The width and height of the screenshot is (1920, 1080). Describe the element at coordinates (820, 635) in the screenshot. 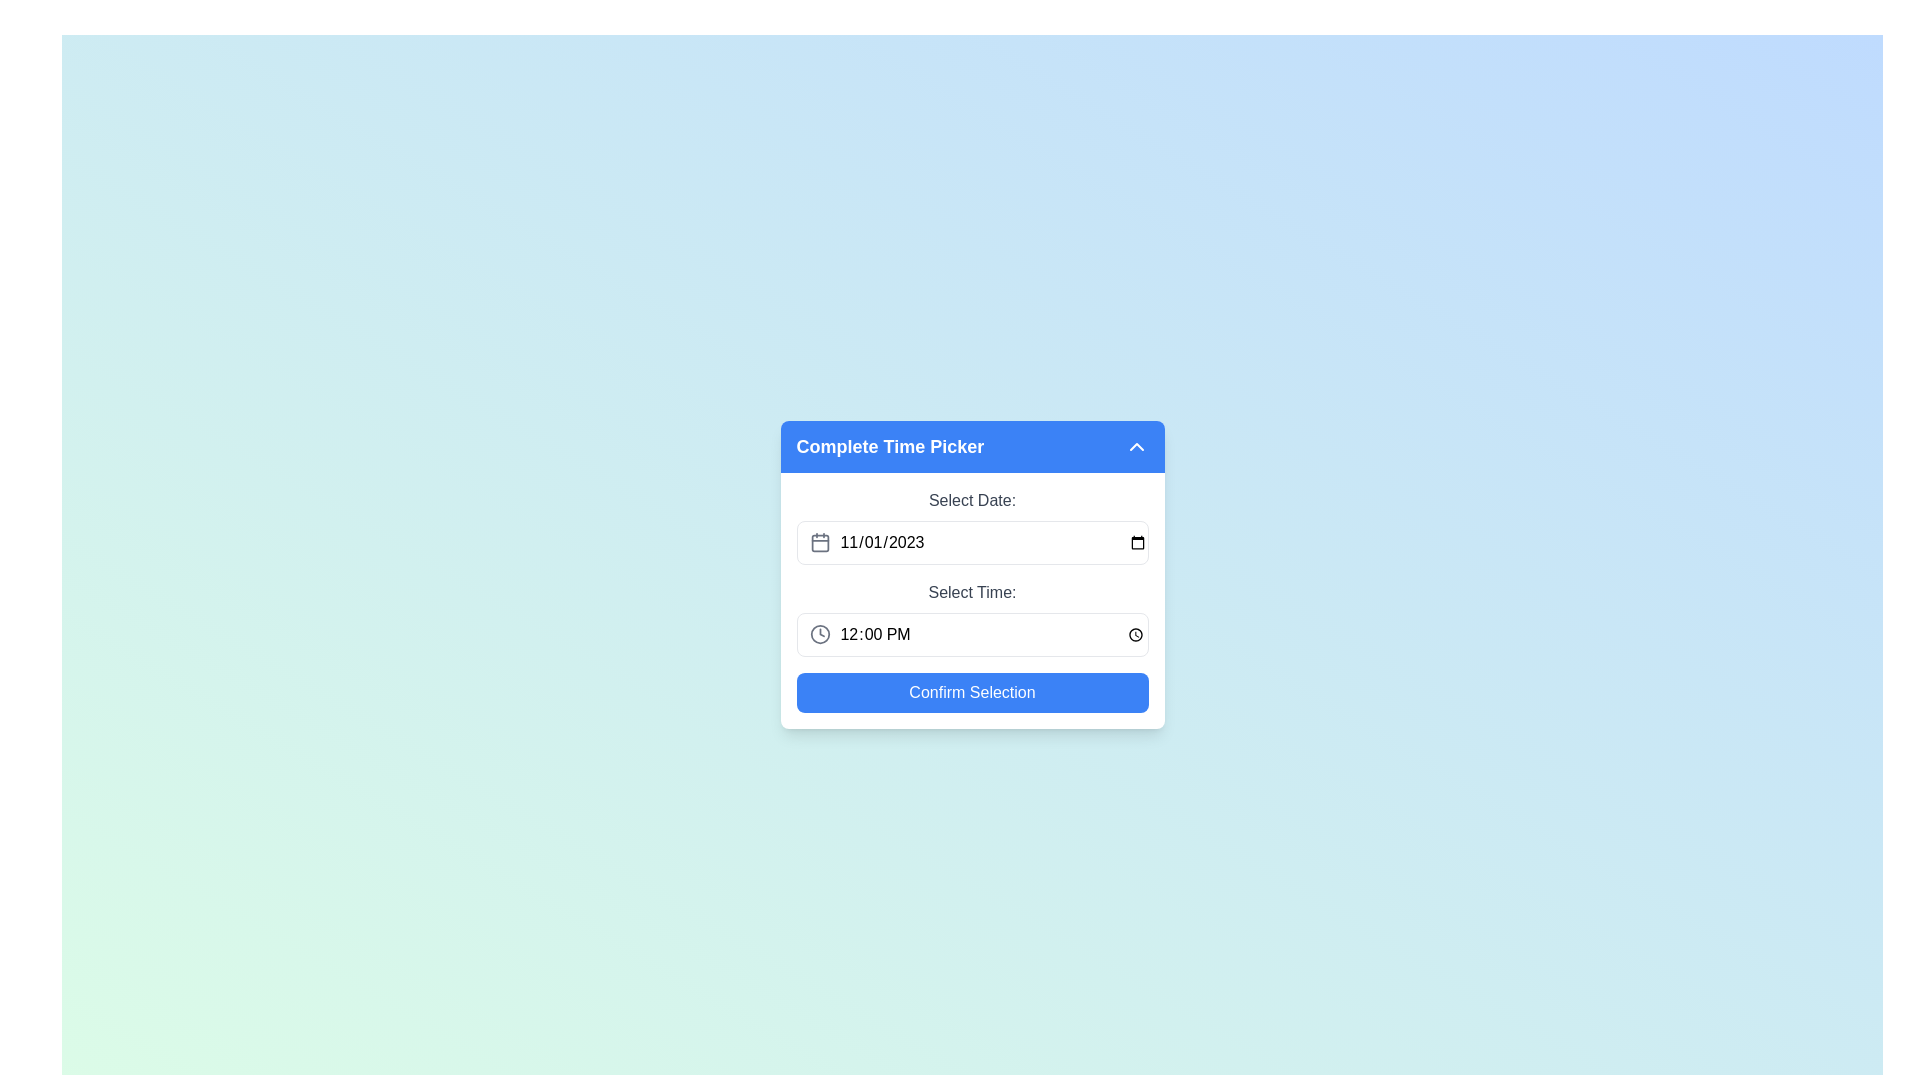

I see `the outer circular outline of the clock icon in the 'Select Time' dialogue box` at that location.